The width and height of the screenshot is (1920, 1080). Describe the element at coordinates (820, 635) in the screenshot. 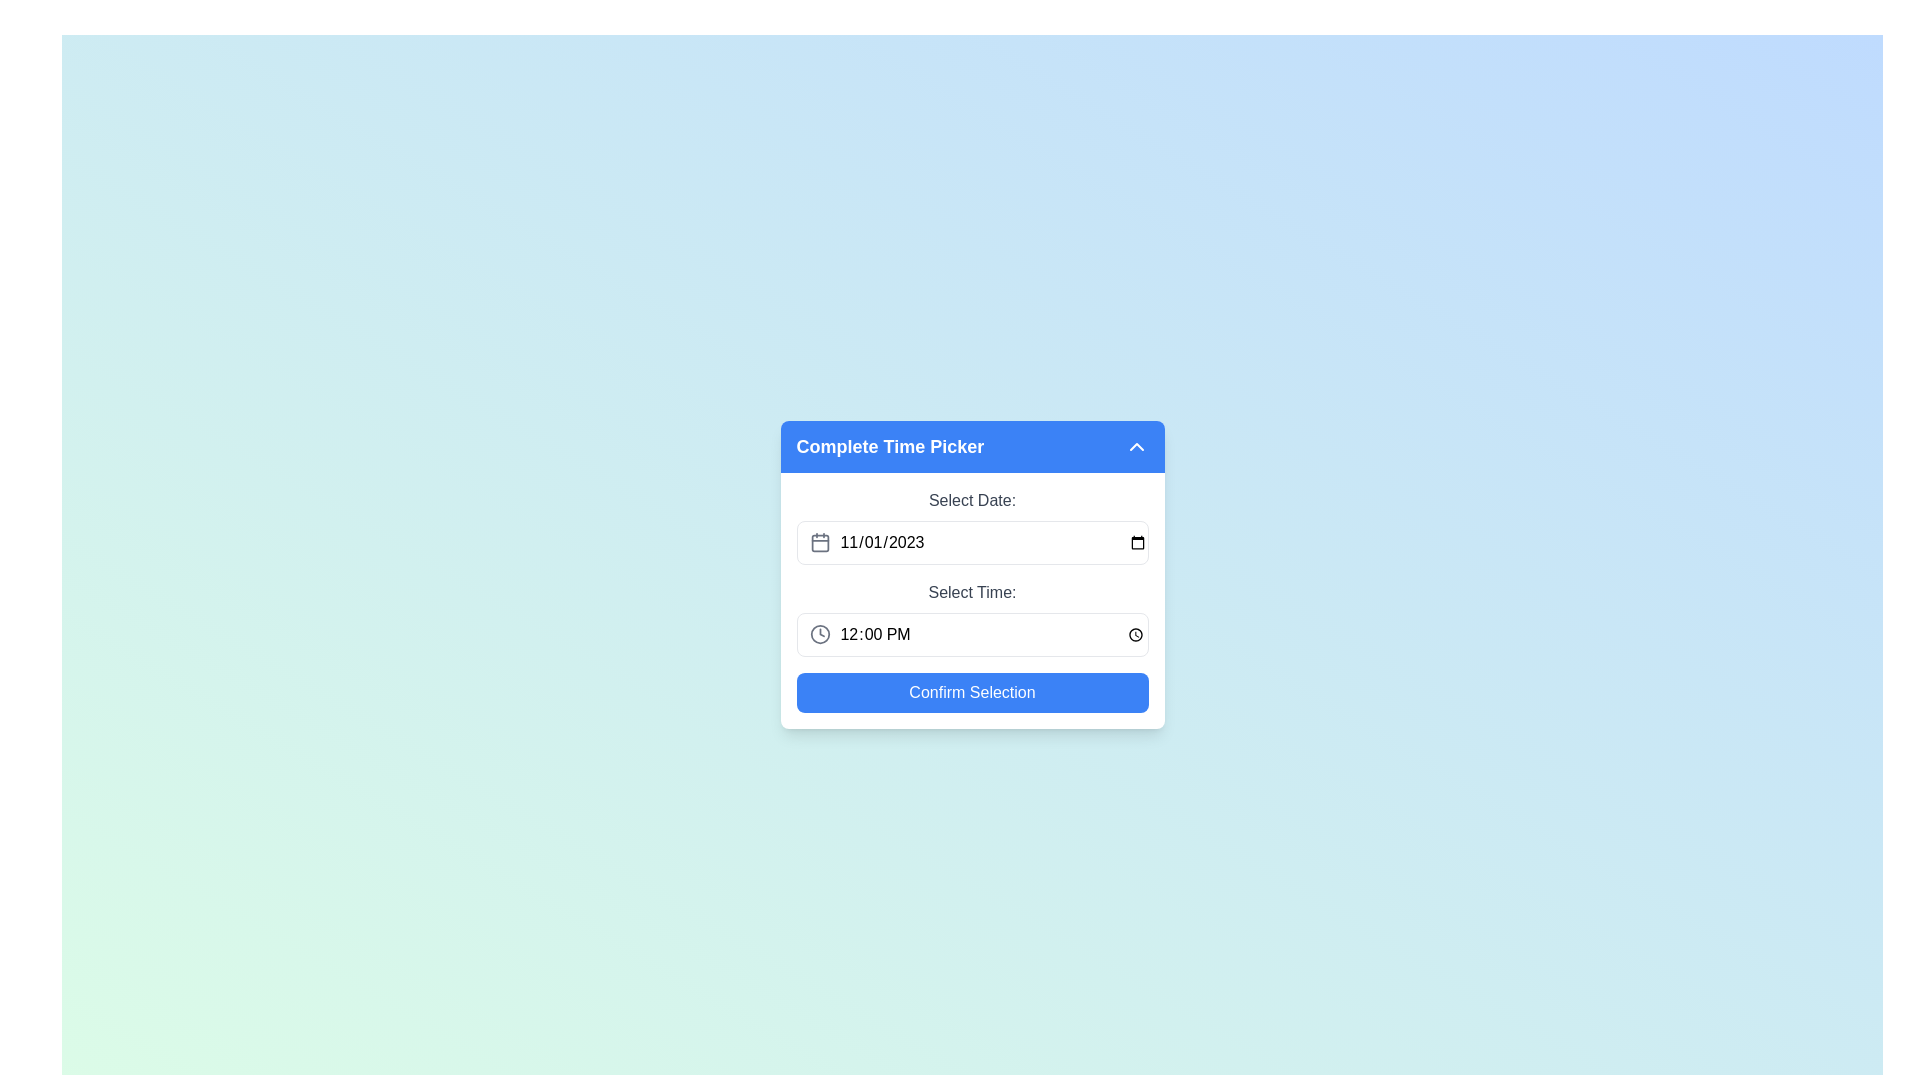

I see `the outer circular outline of the clock icon in the 'Select Time' dialogue box` at that location.